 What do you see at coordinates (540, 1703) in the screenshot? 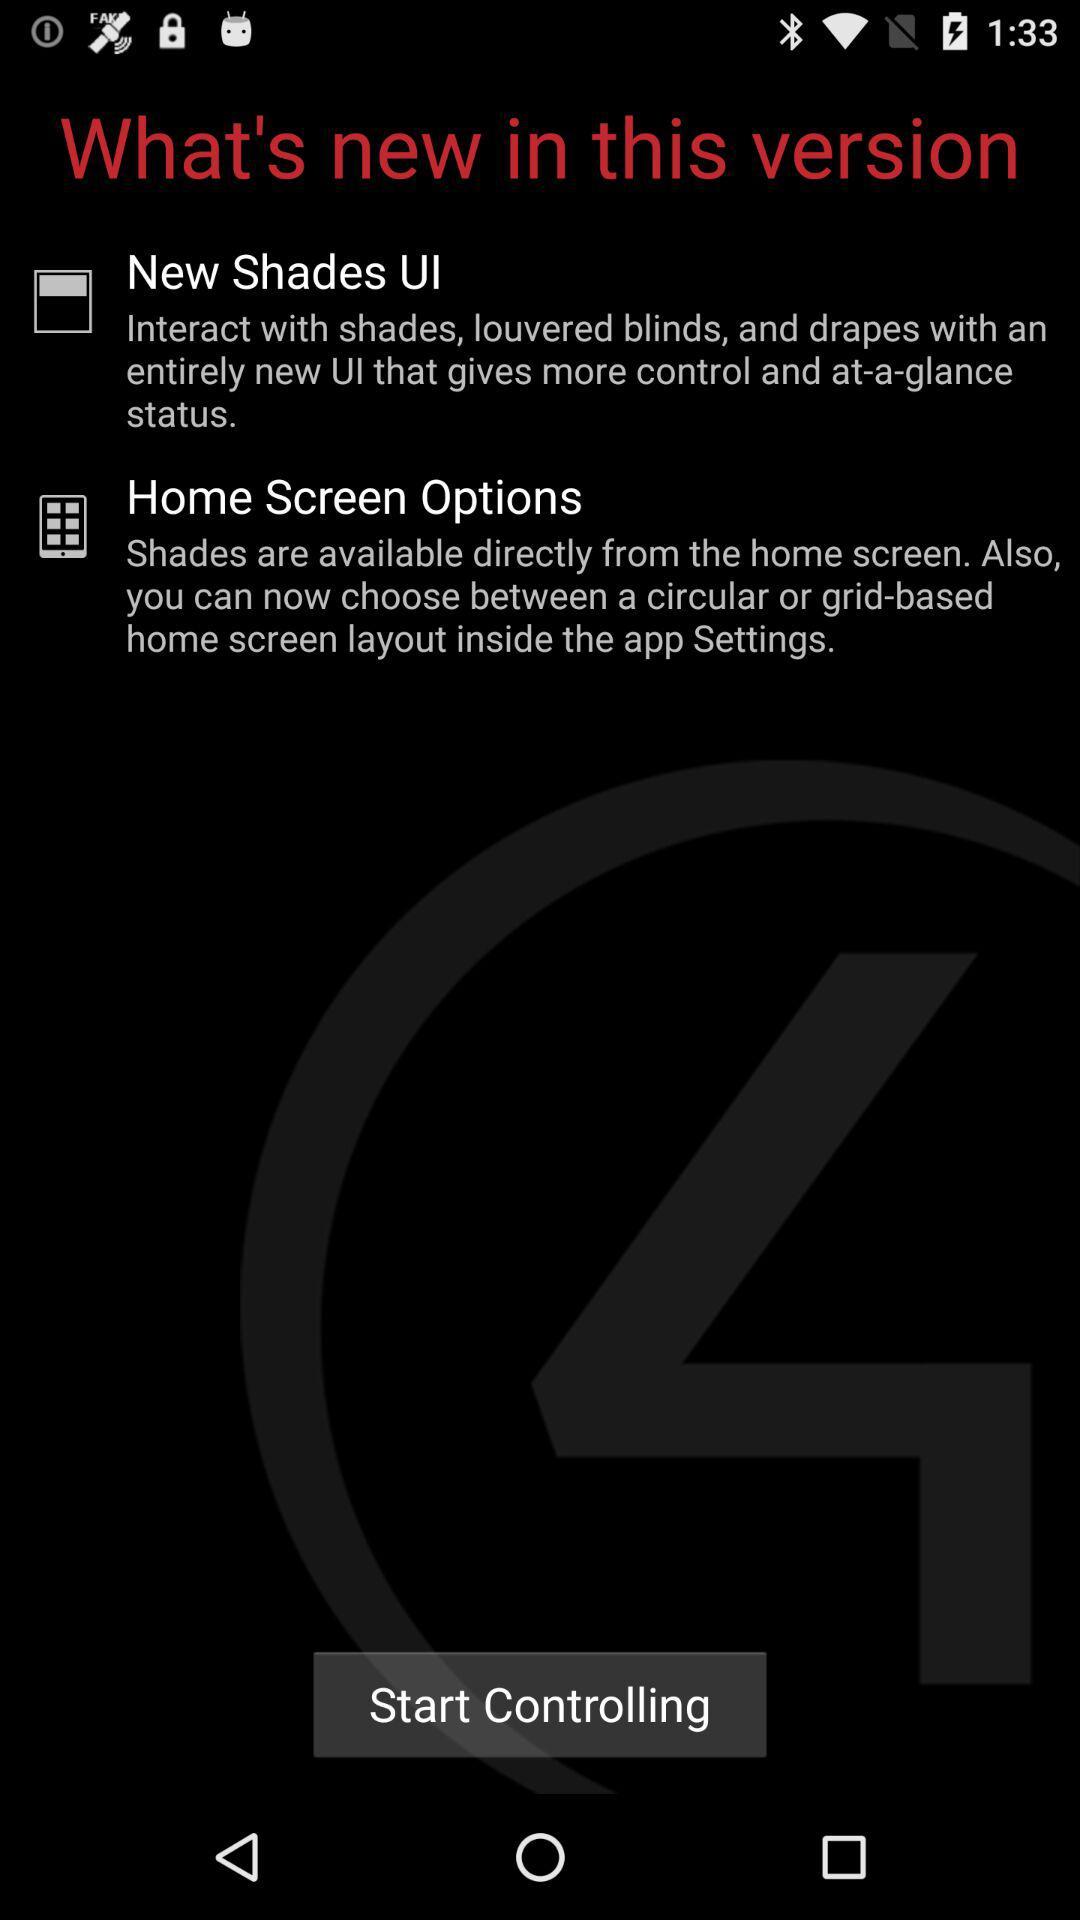
I see `start controlling` at bounding box center [540, 1703].